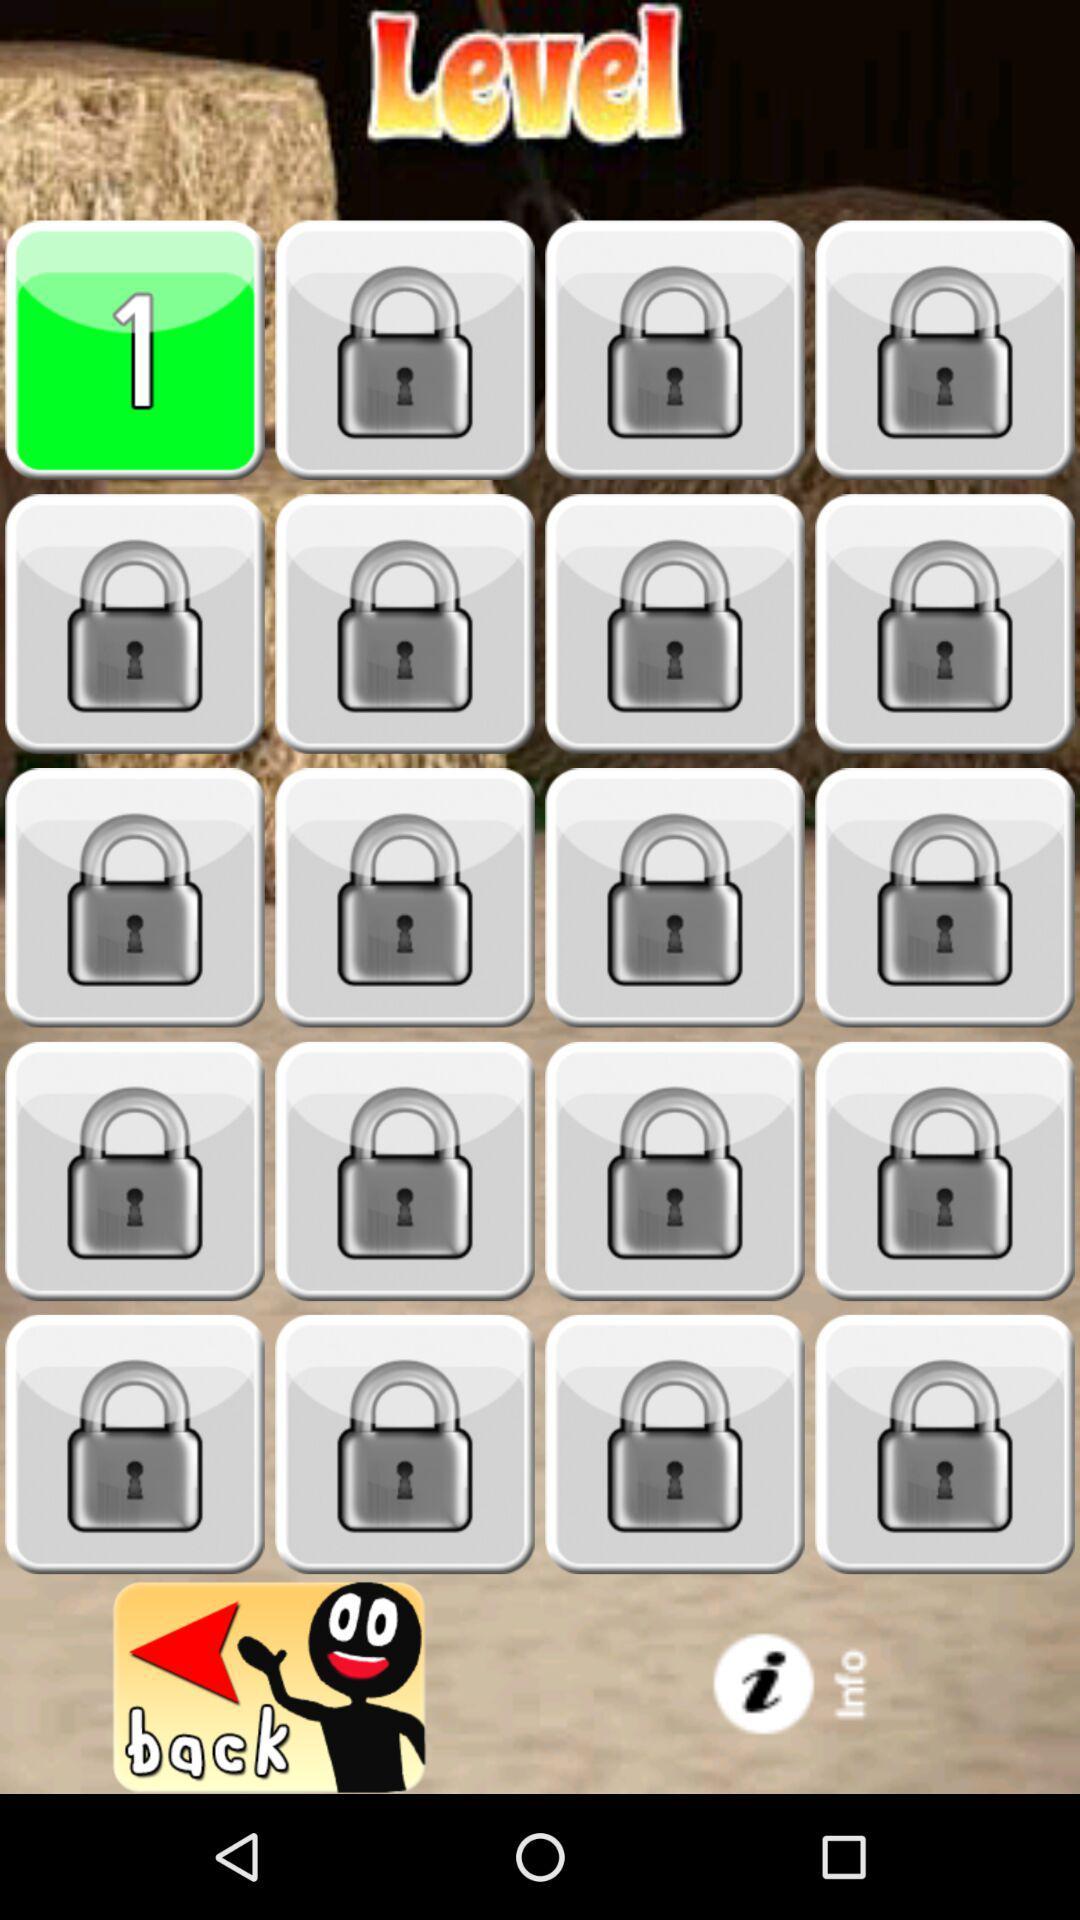 The height and width of the screenshot is (1920, 1080). I want to click on lock 16, so click(405, 1444).